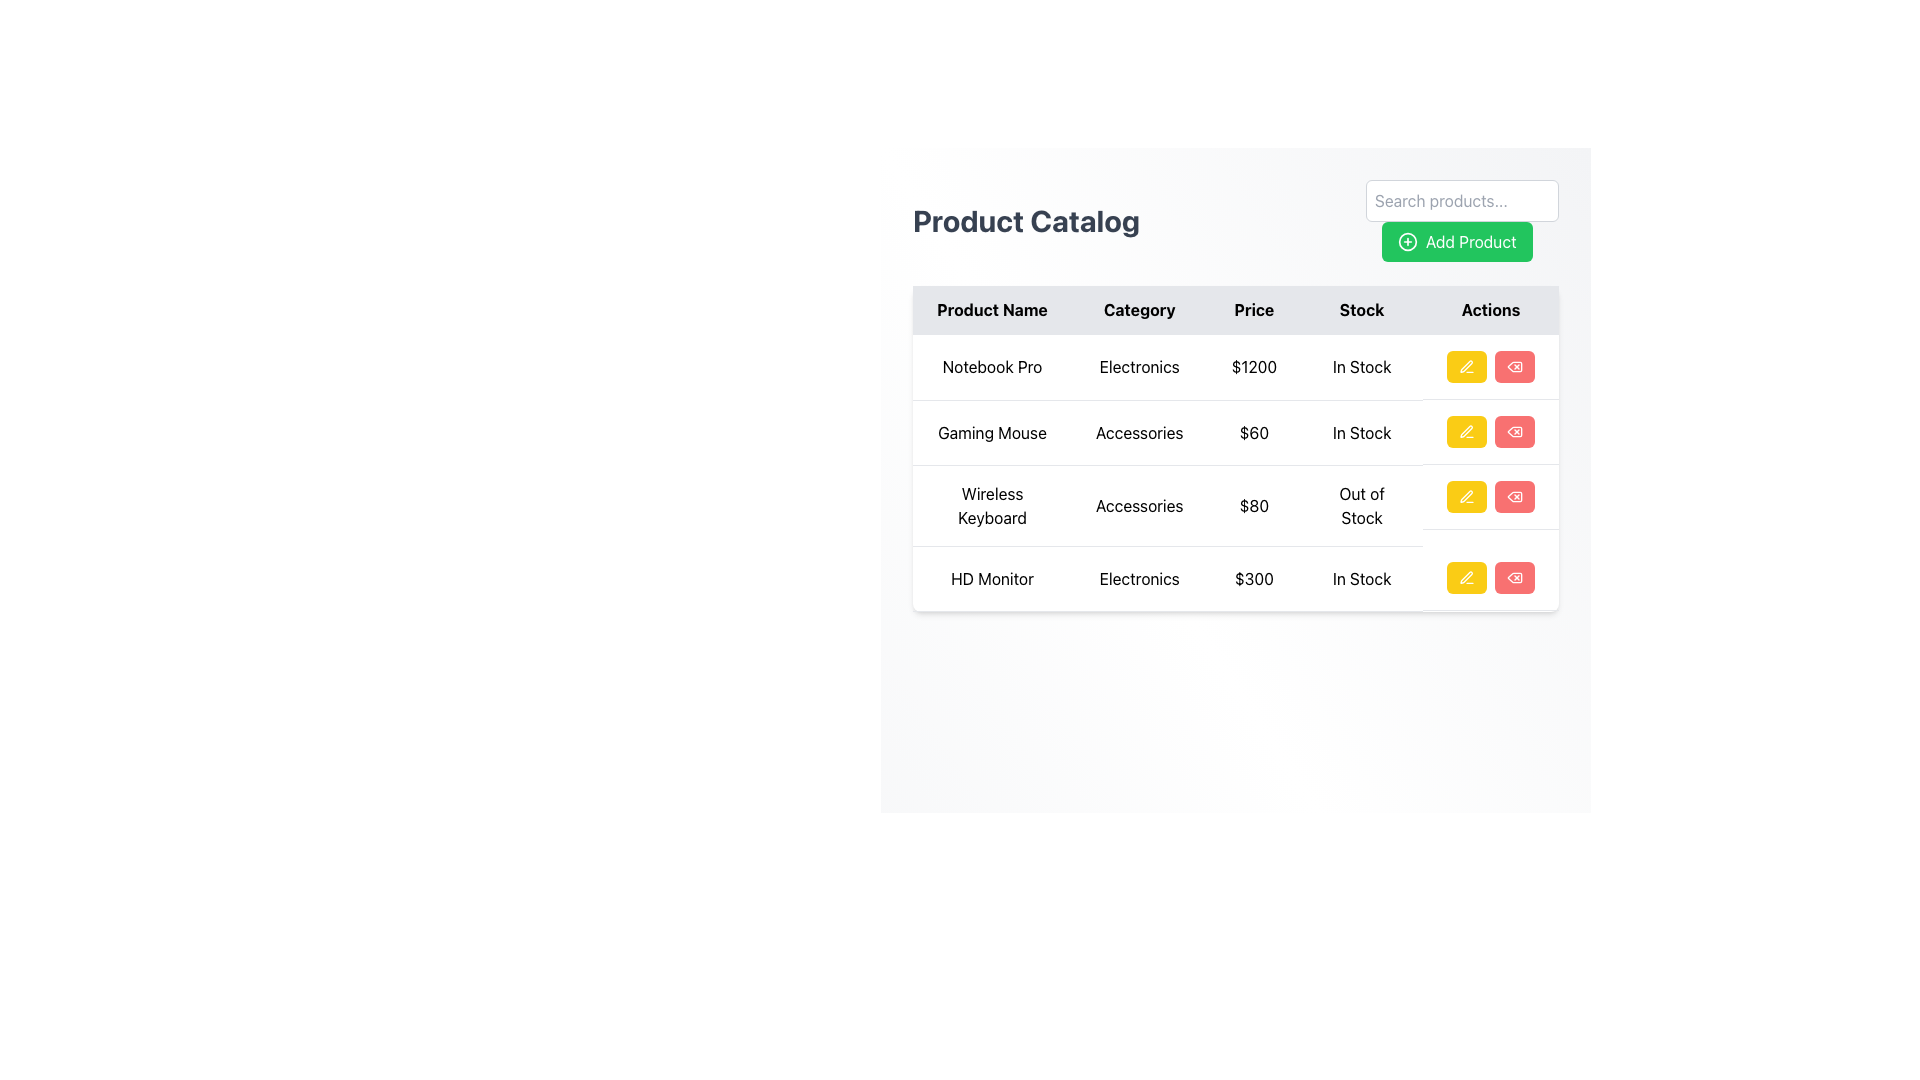 The width and height of the screenshot is (1920, 1080). What do you see at coordinates (1467, 496) in the screenshot?
I see `the yellow button with rounded corners and a white pen icon in the 'Actions' column of the third row, adjacent to 'Wireless Keyboard'` at bounding box center [1467, 496].